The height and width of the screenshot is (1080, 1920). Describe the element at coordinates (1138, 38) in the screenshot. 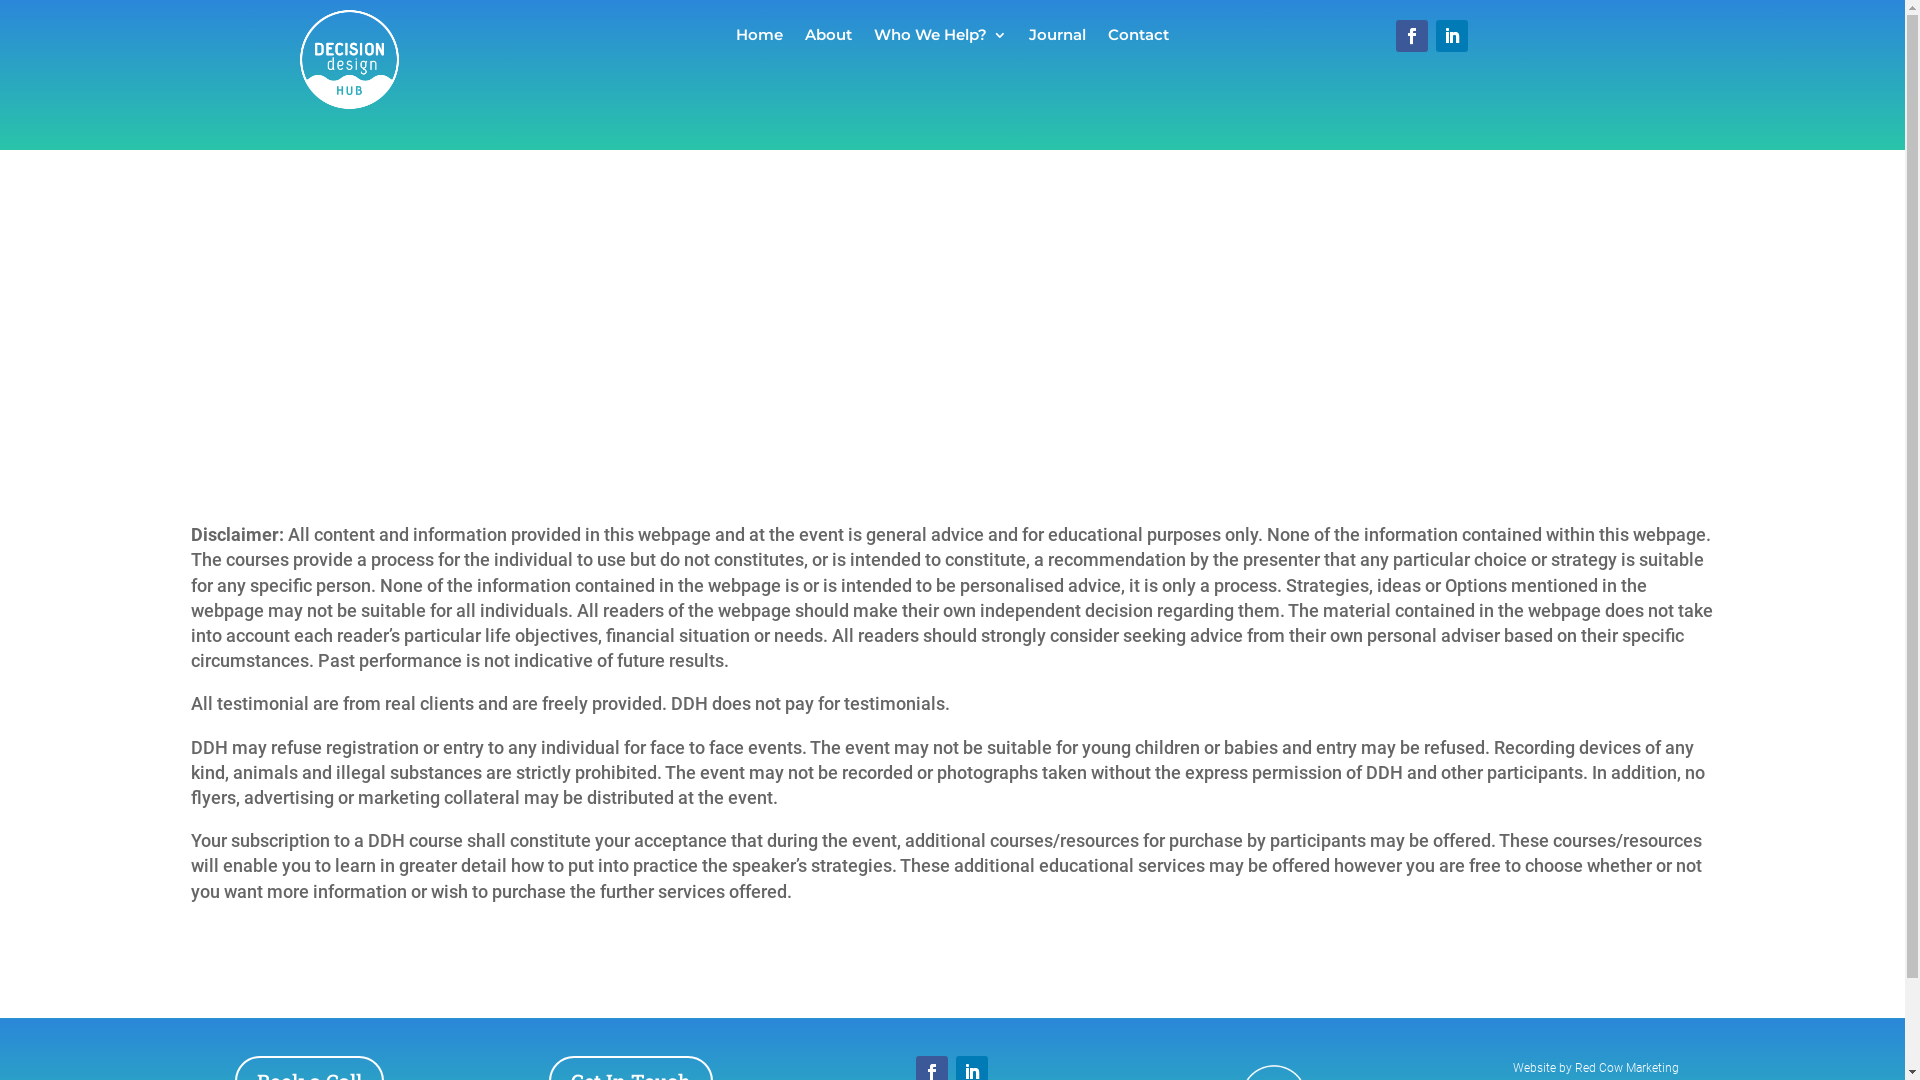

I see `'Contact'` at that location.